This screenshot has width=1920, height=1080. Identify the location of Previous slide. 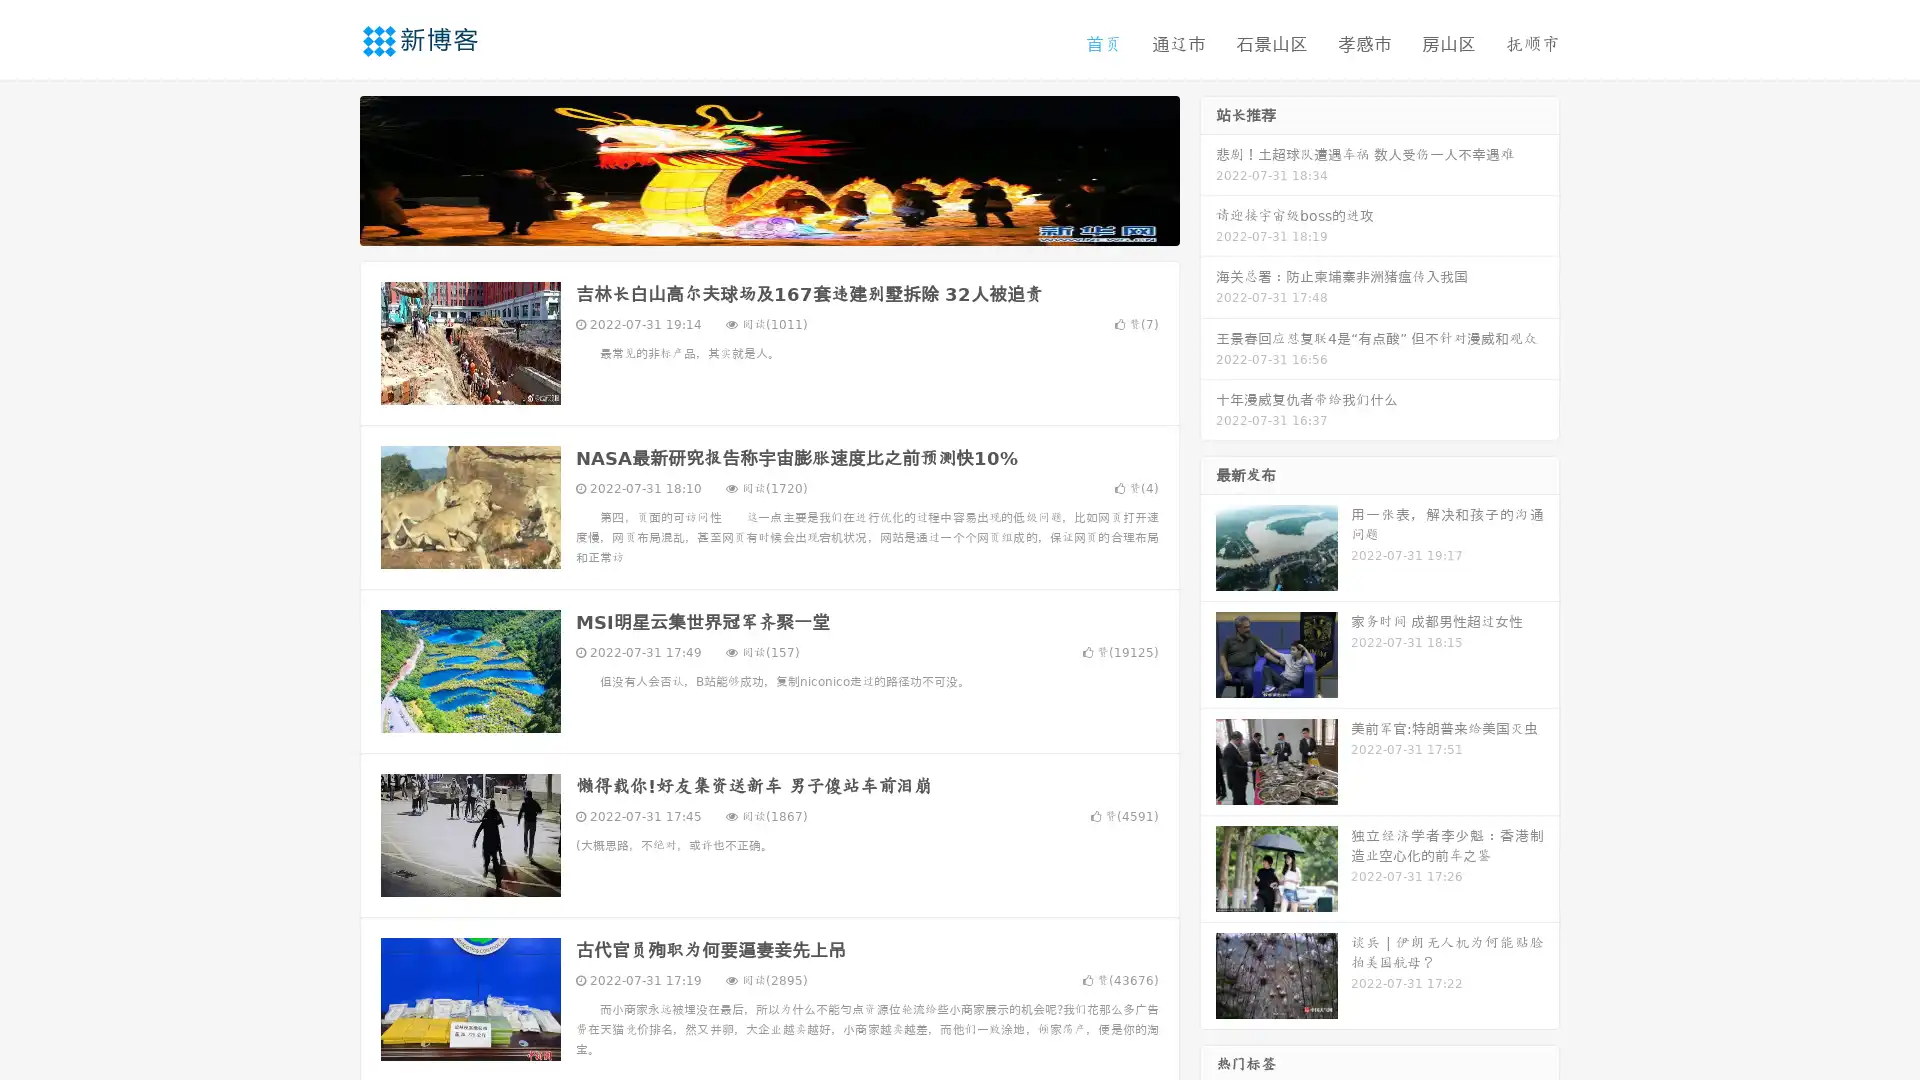
(330, 168).